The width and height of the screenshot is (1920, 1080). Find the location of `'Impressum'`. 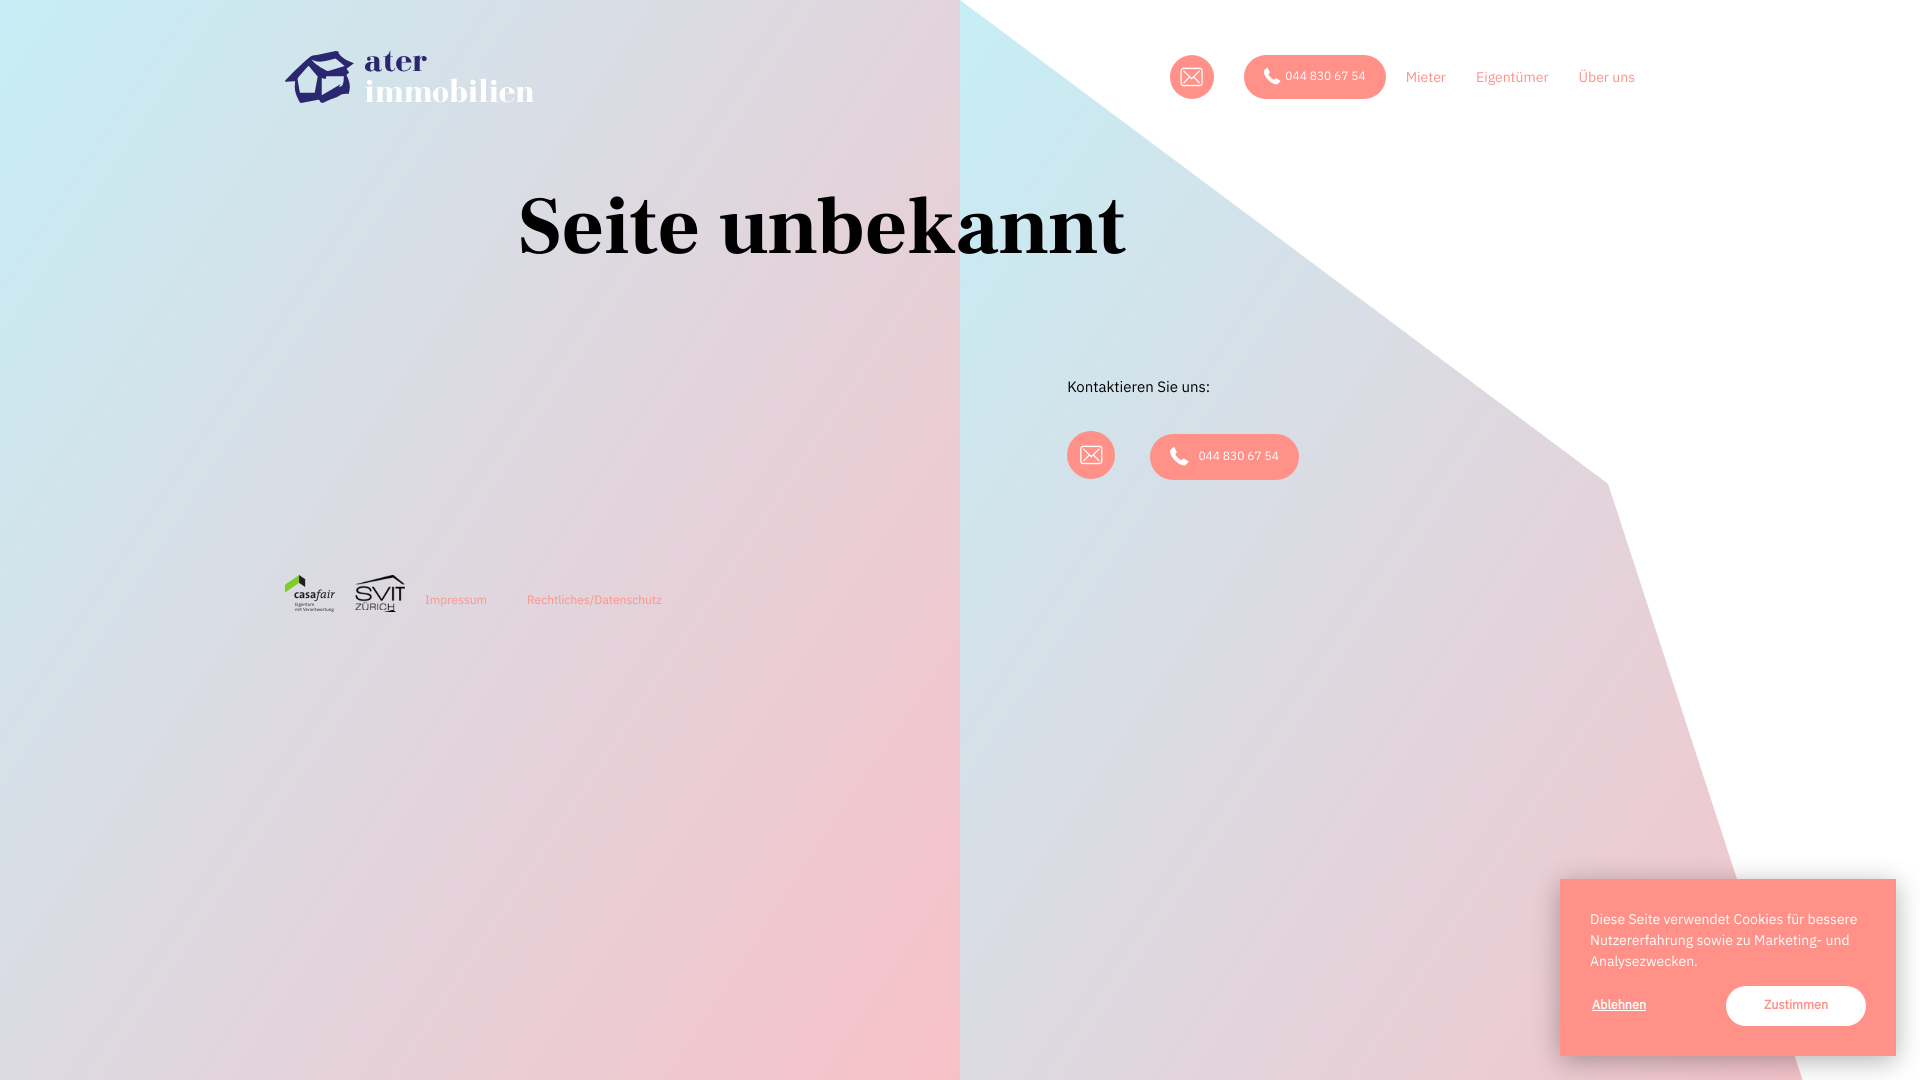

'Impressum' is located at coordinates (455, 592).